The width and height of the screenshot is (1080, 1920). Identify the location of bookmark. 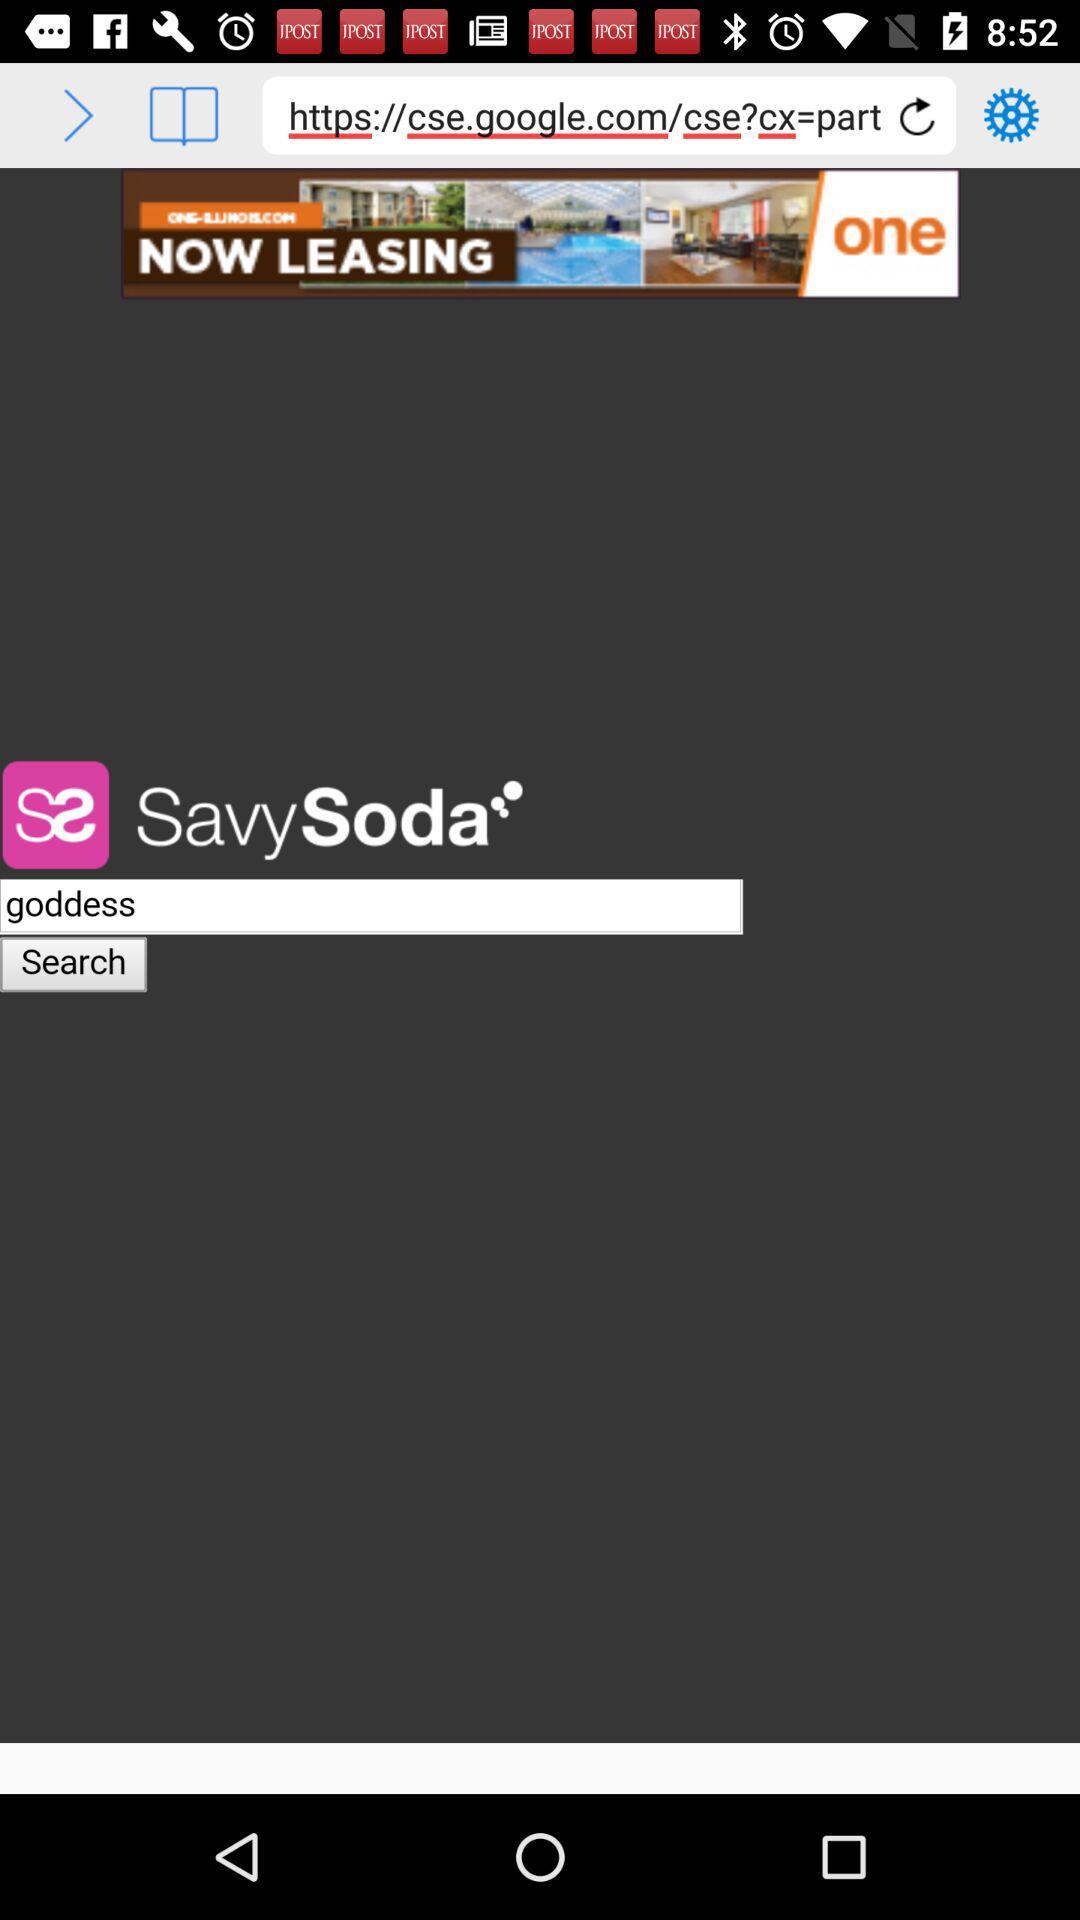
(183, 114).